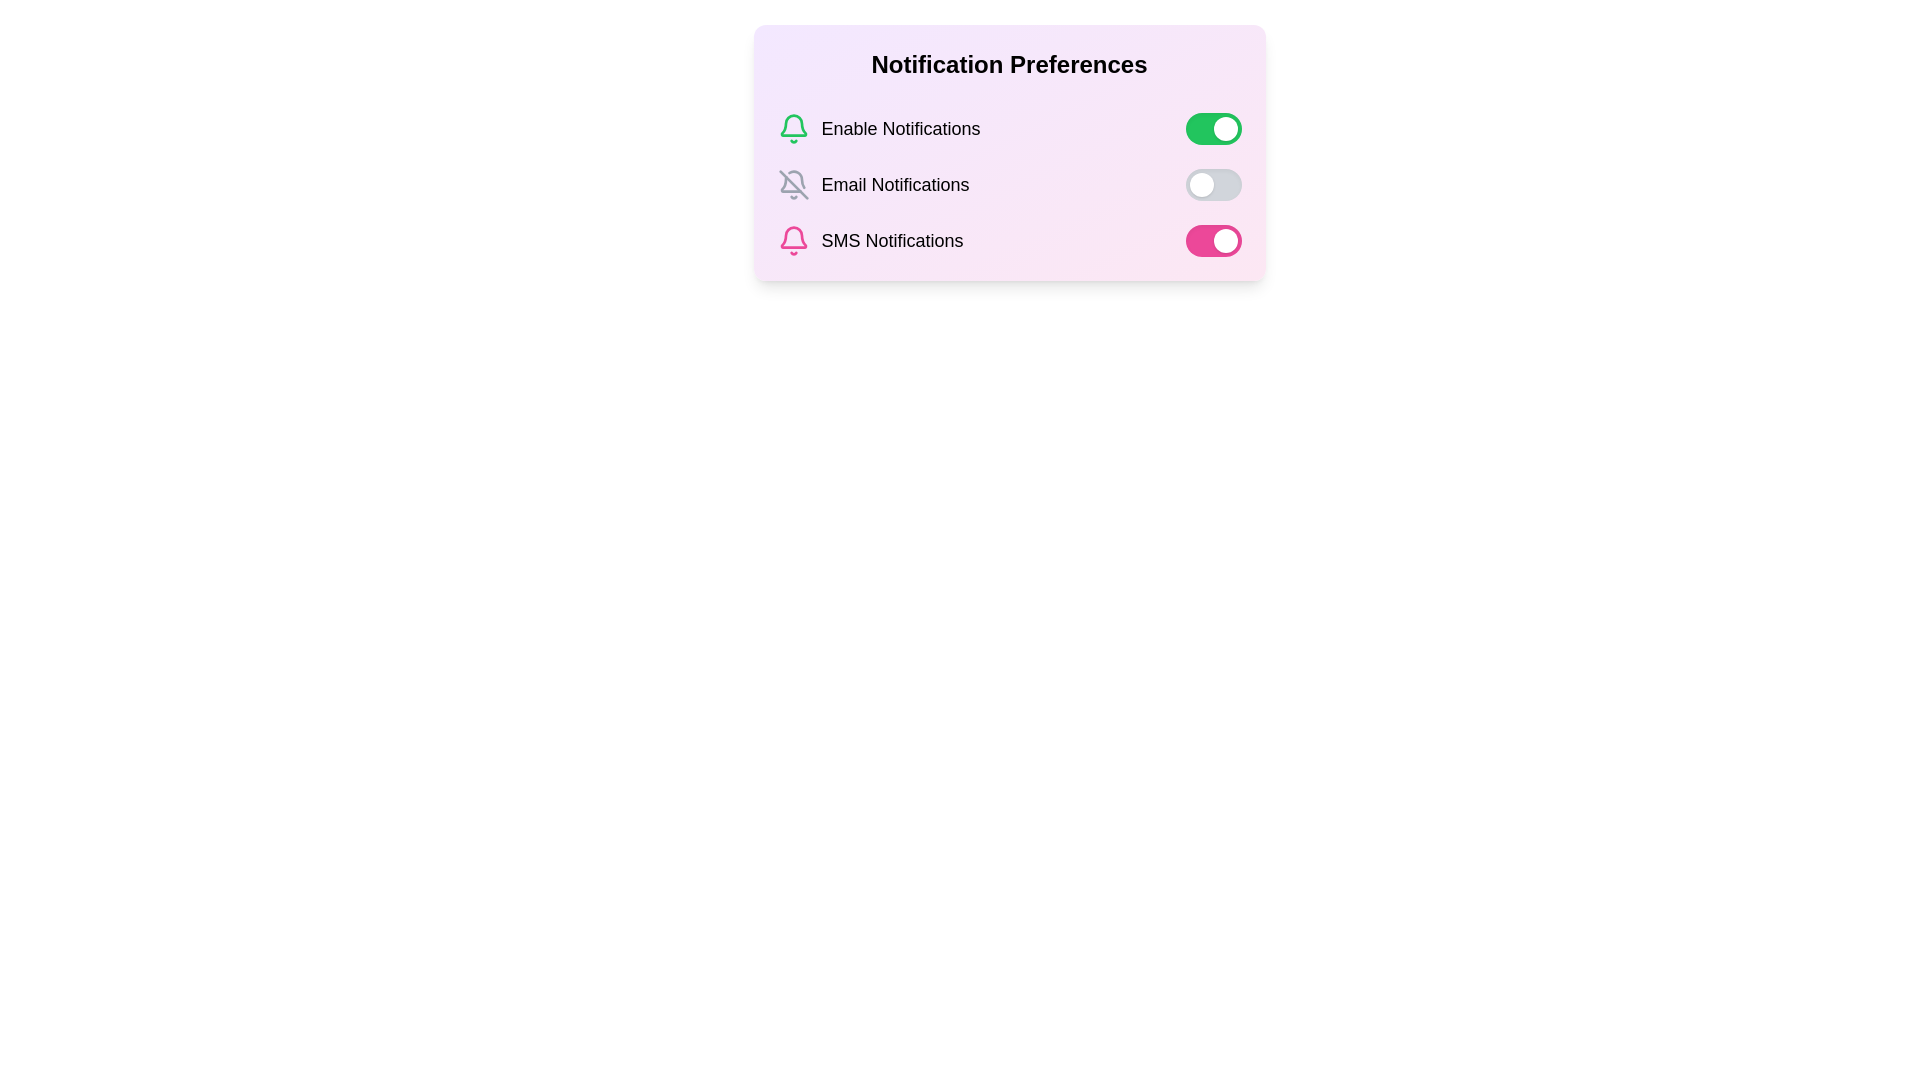 The height and width of the screenshot is (1080, 1920). I want to click on description from the text element indicating the notification setting, which is the topmost item in the list under 'Notification Preferences' and located to the left of the green toggle switch, so click(878, 128).